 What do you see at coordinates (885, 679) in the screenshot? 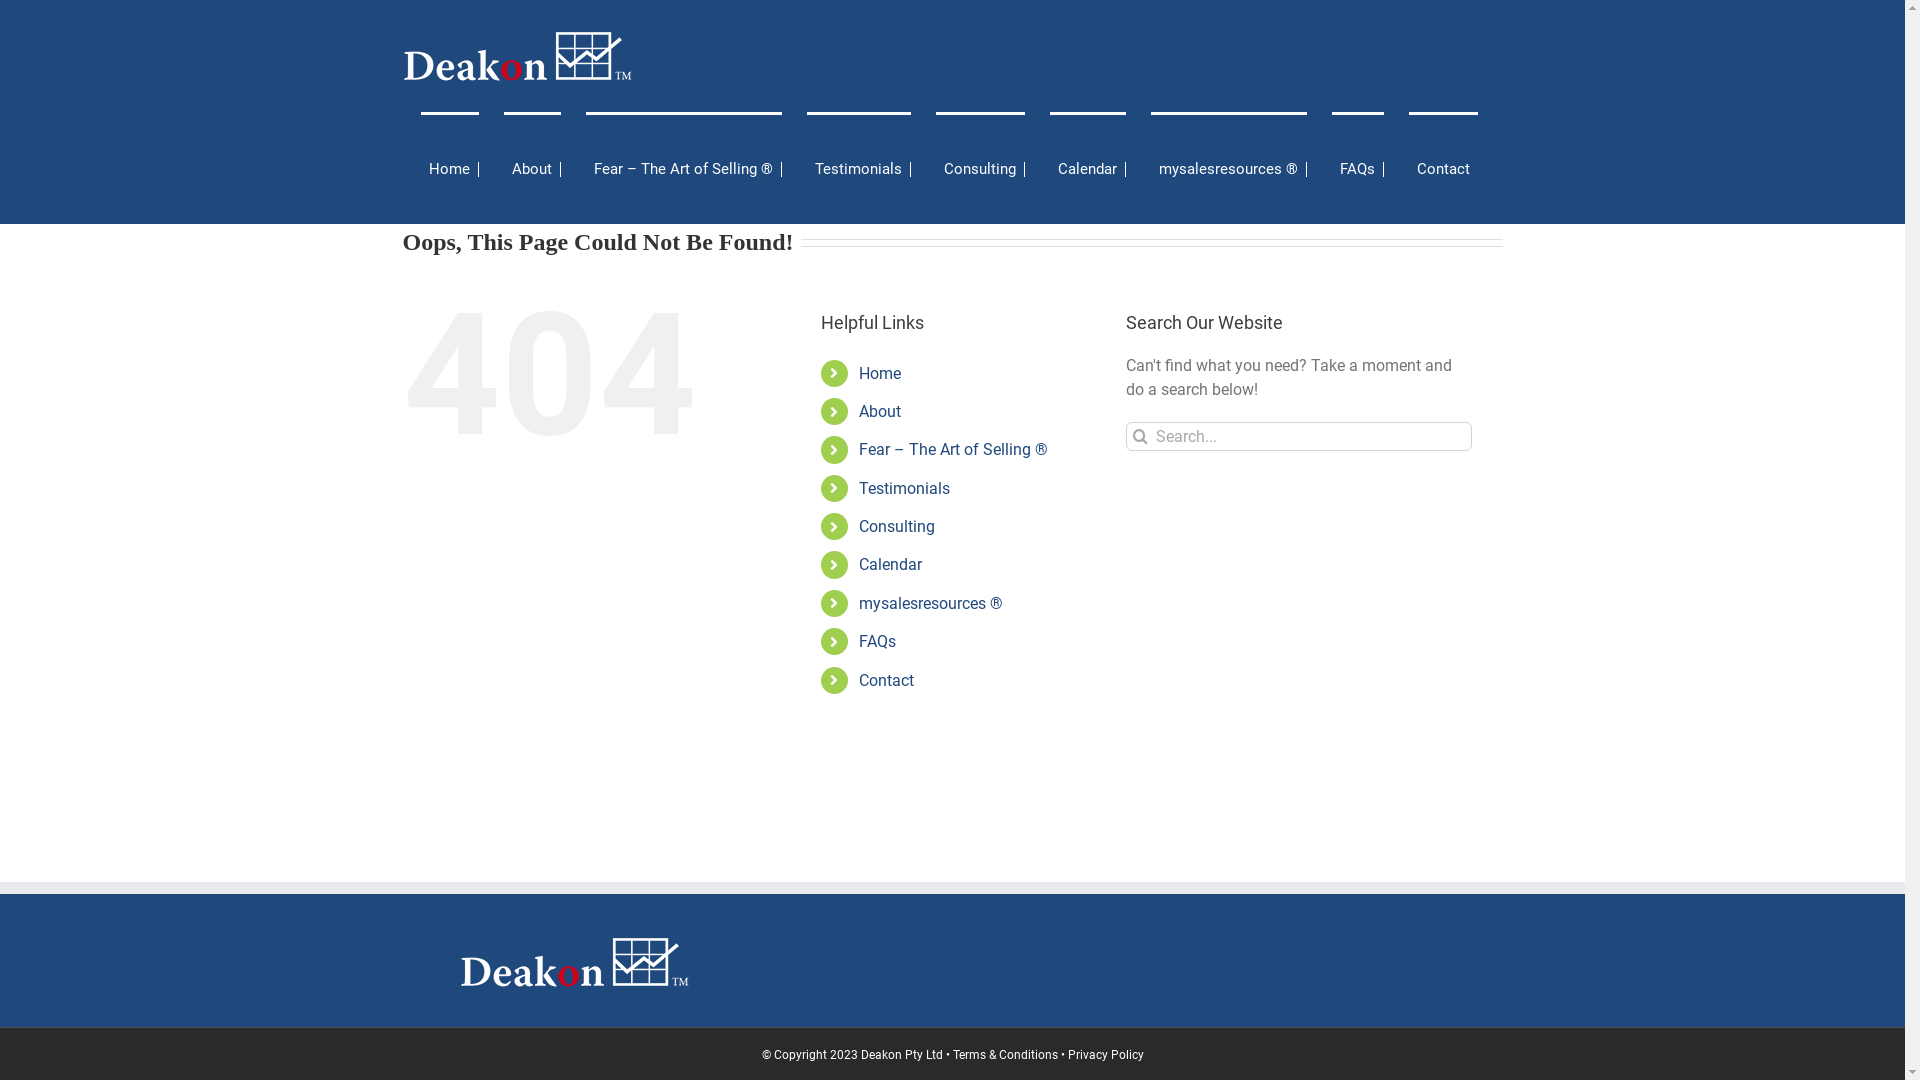
I see `'Contact'` at bounding box center [885, 679].